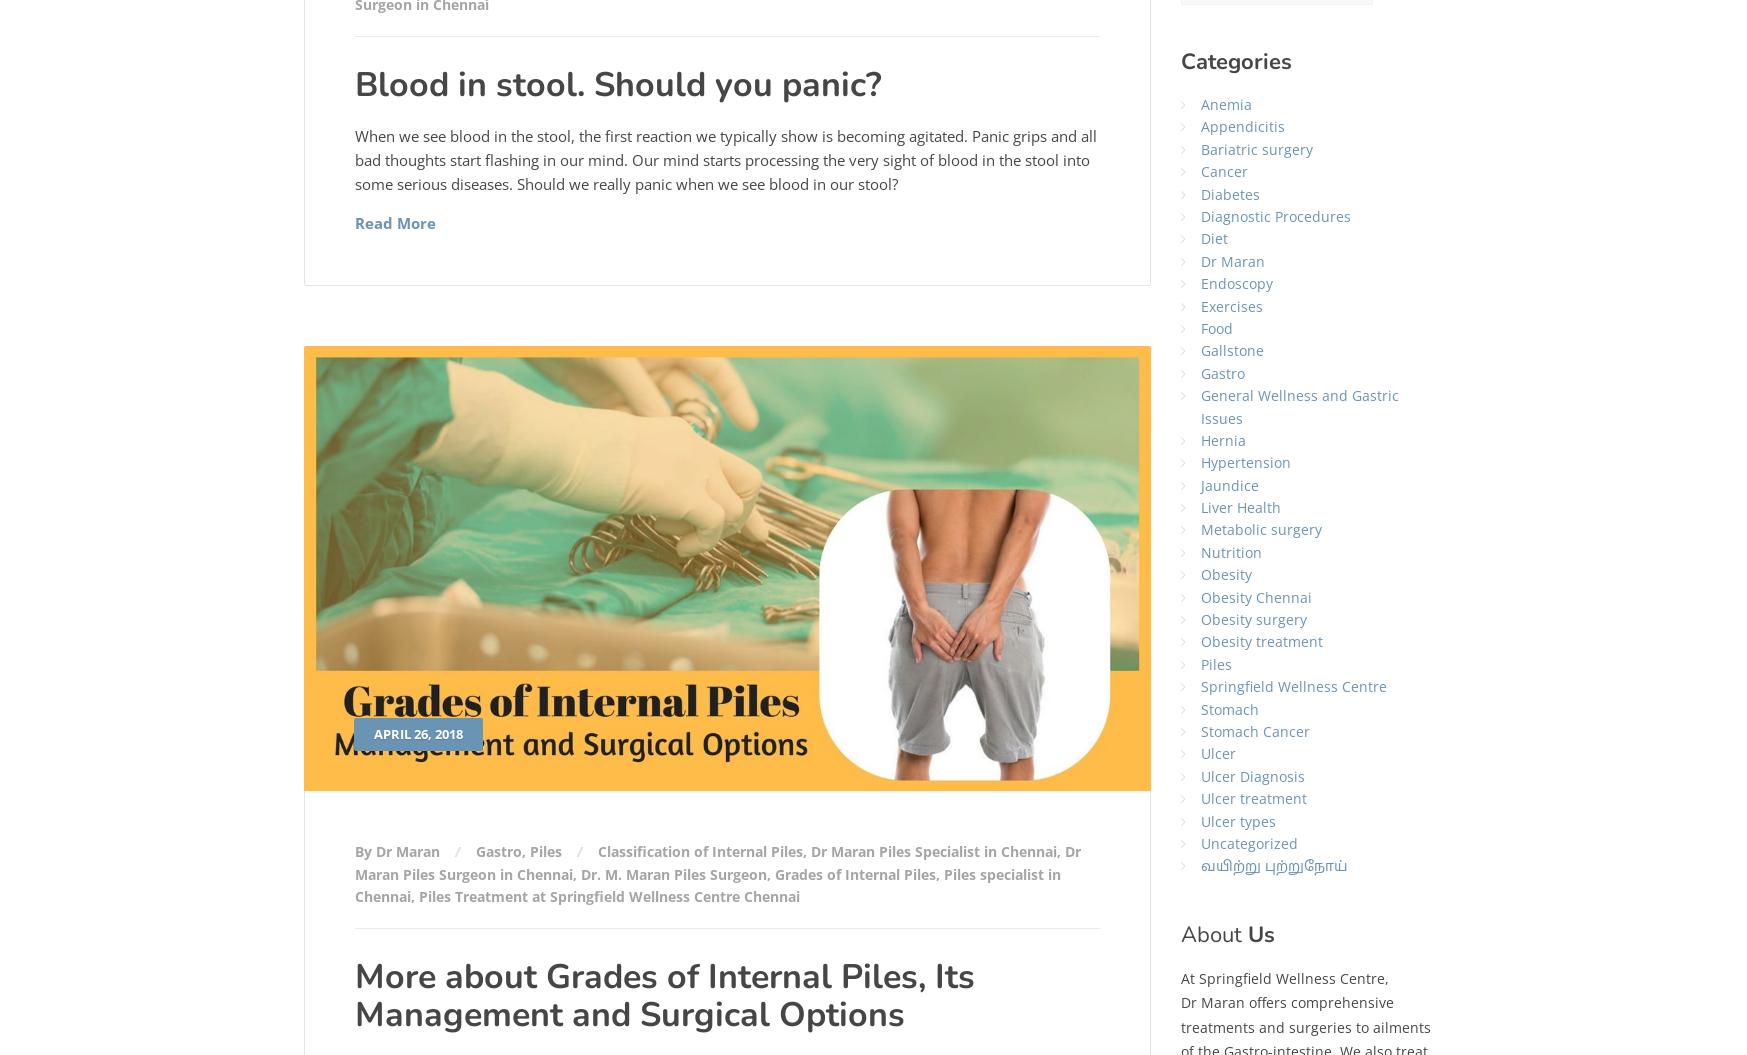 This screenshot has height=1055, width=1747. I want to click on 'By  Dr Maran', so click(352, 851).